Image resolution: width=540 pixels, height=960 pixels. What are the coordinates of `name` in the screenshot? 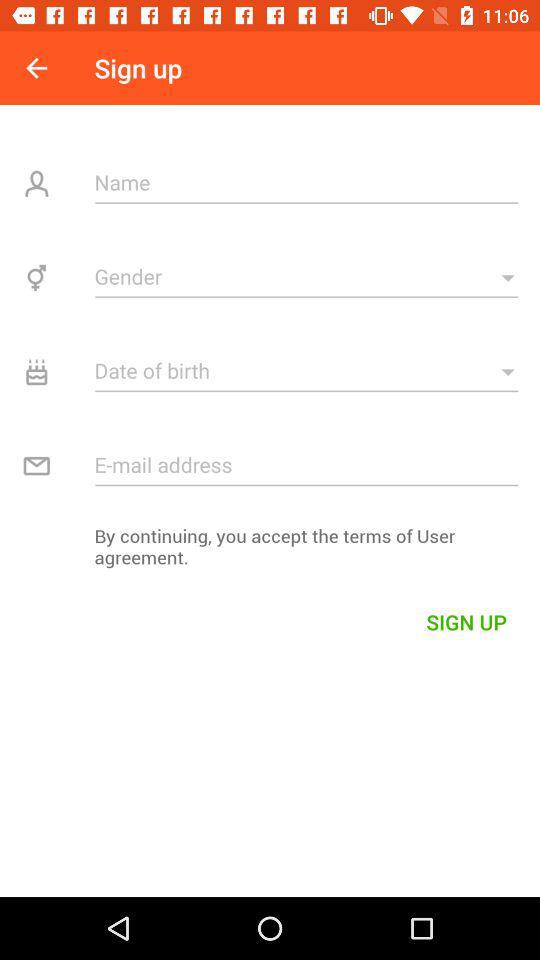 It's located at (306, 182).